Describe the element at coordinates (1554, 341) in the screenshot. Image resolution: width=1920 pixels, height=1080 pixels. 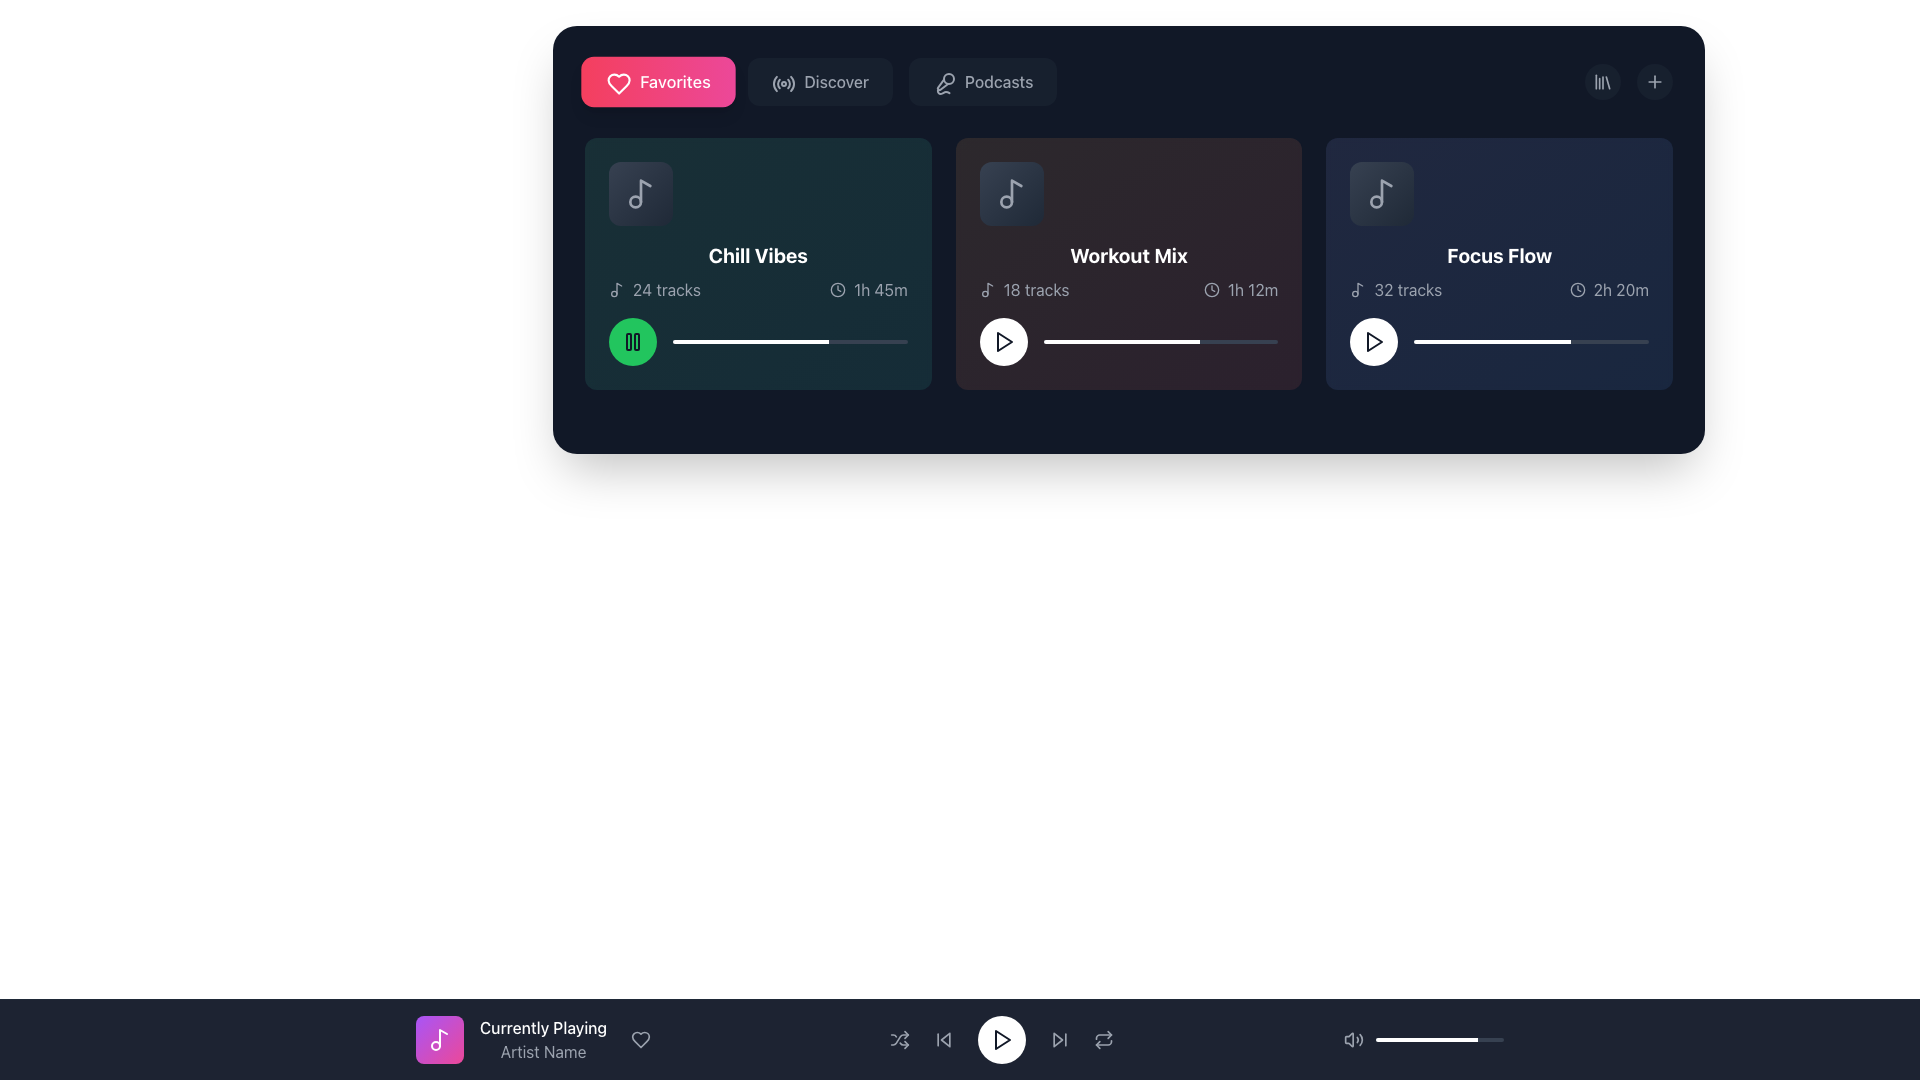
I see `the slider position` at that location.